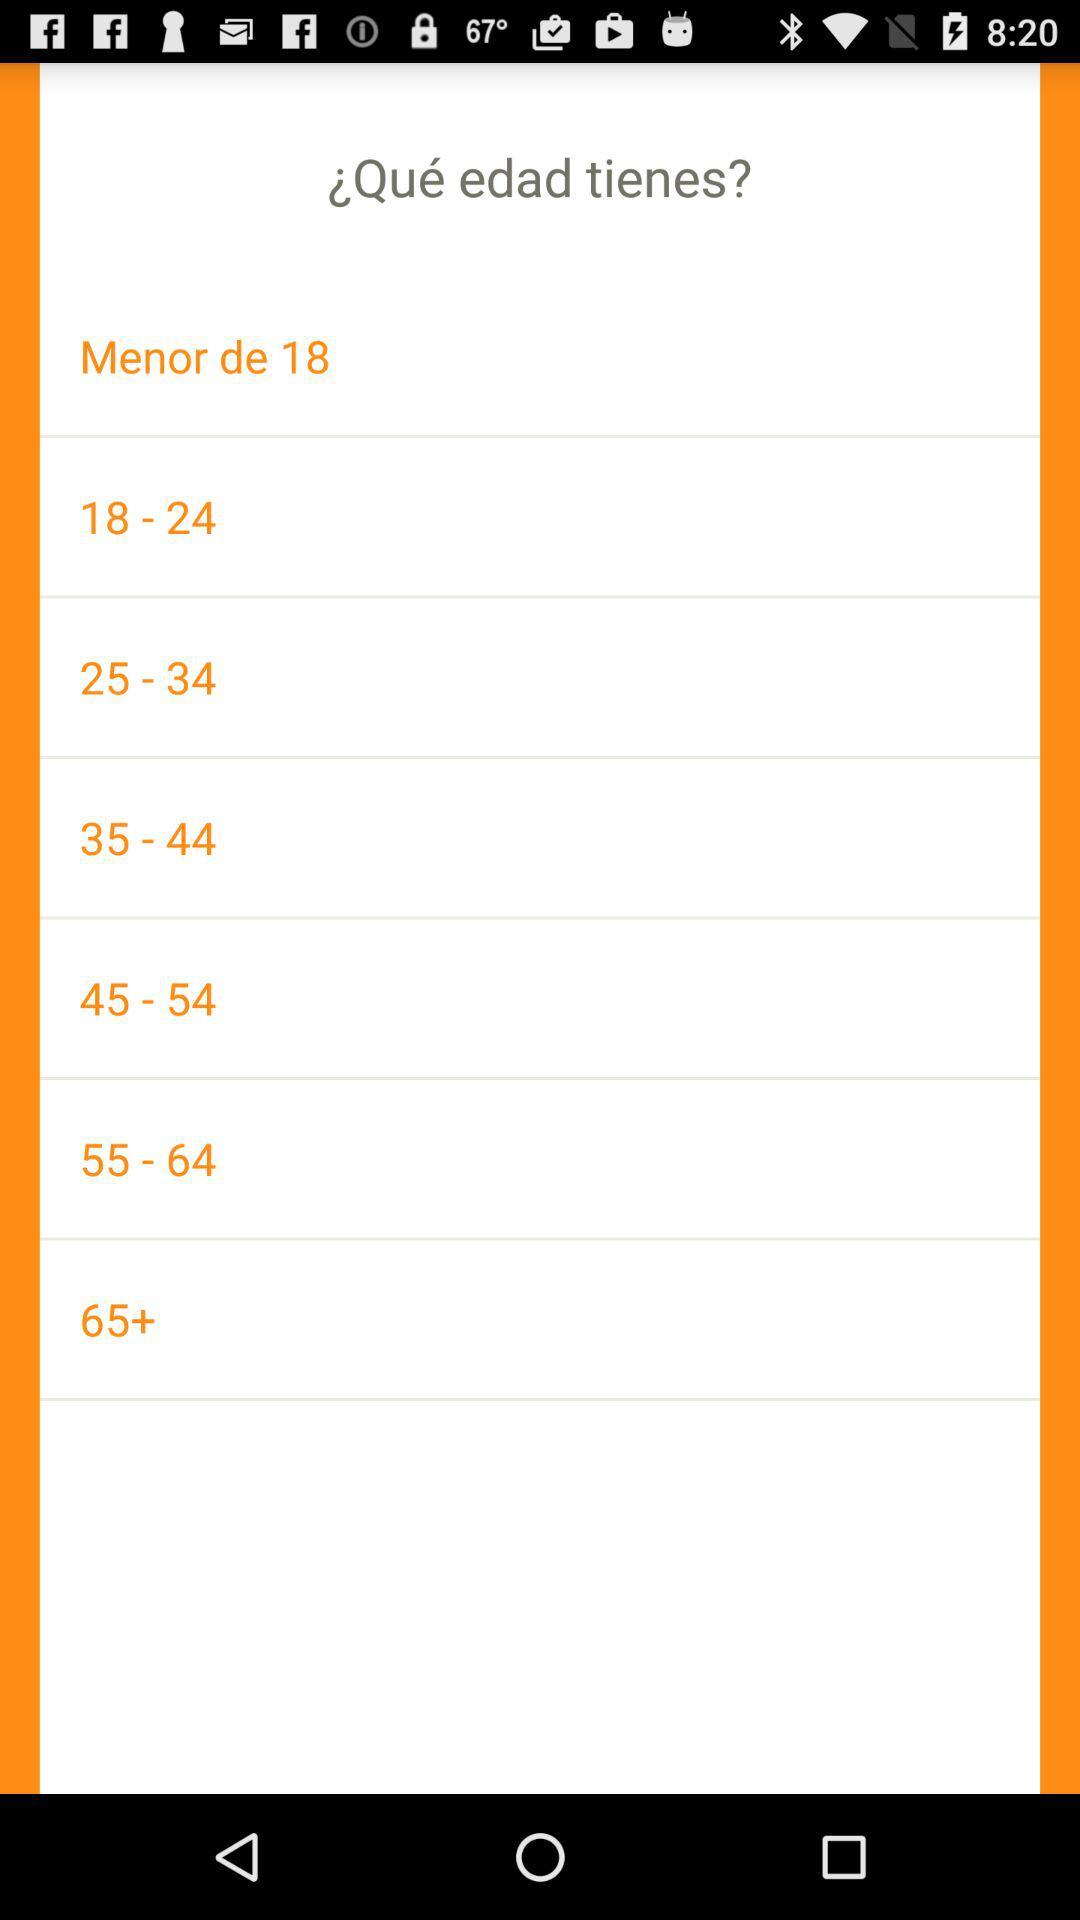 The image size is (1080, 1920). Describe the element at coordinates (540, 516) in the screenshot. I see `item above the 25 - 34 app` at that location.